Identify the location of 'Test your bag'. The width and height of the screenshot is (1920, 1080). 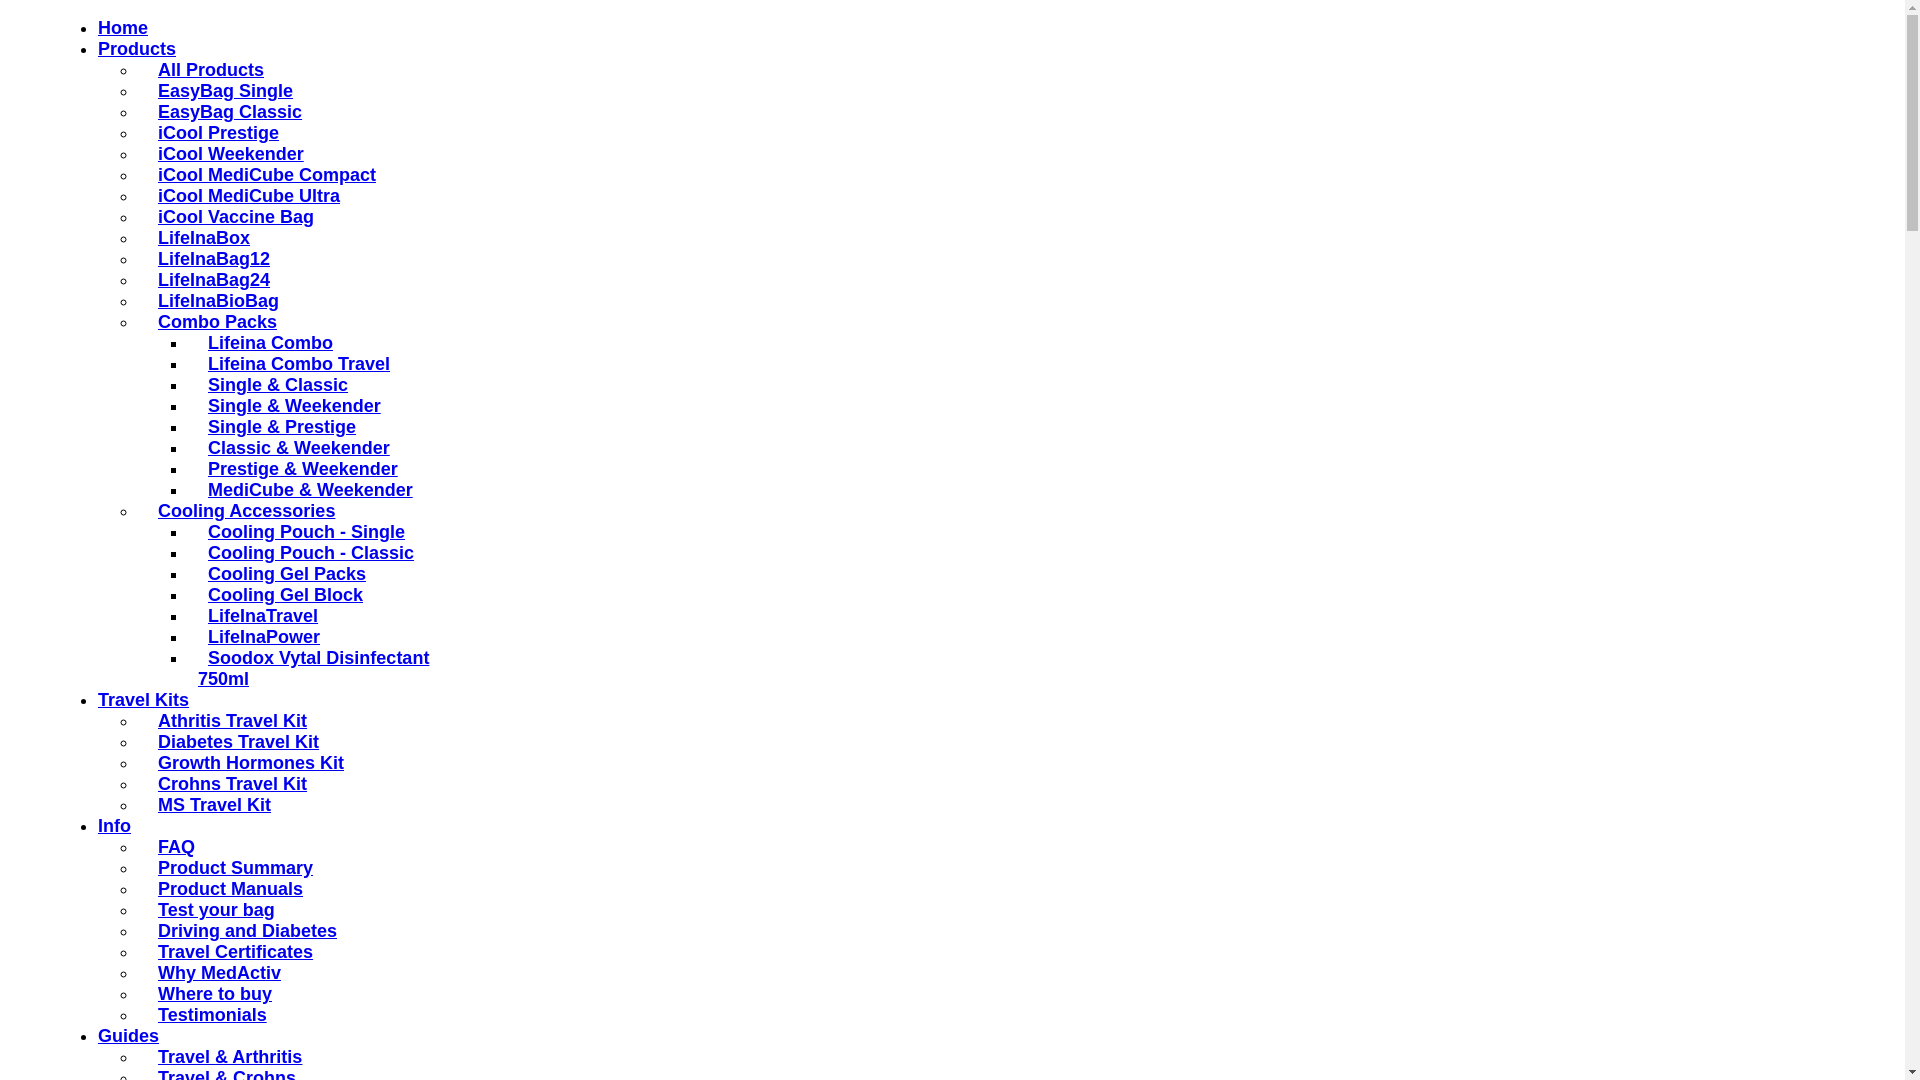
(147, 910).